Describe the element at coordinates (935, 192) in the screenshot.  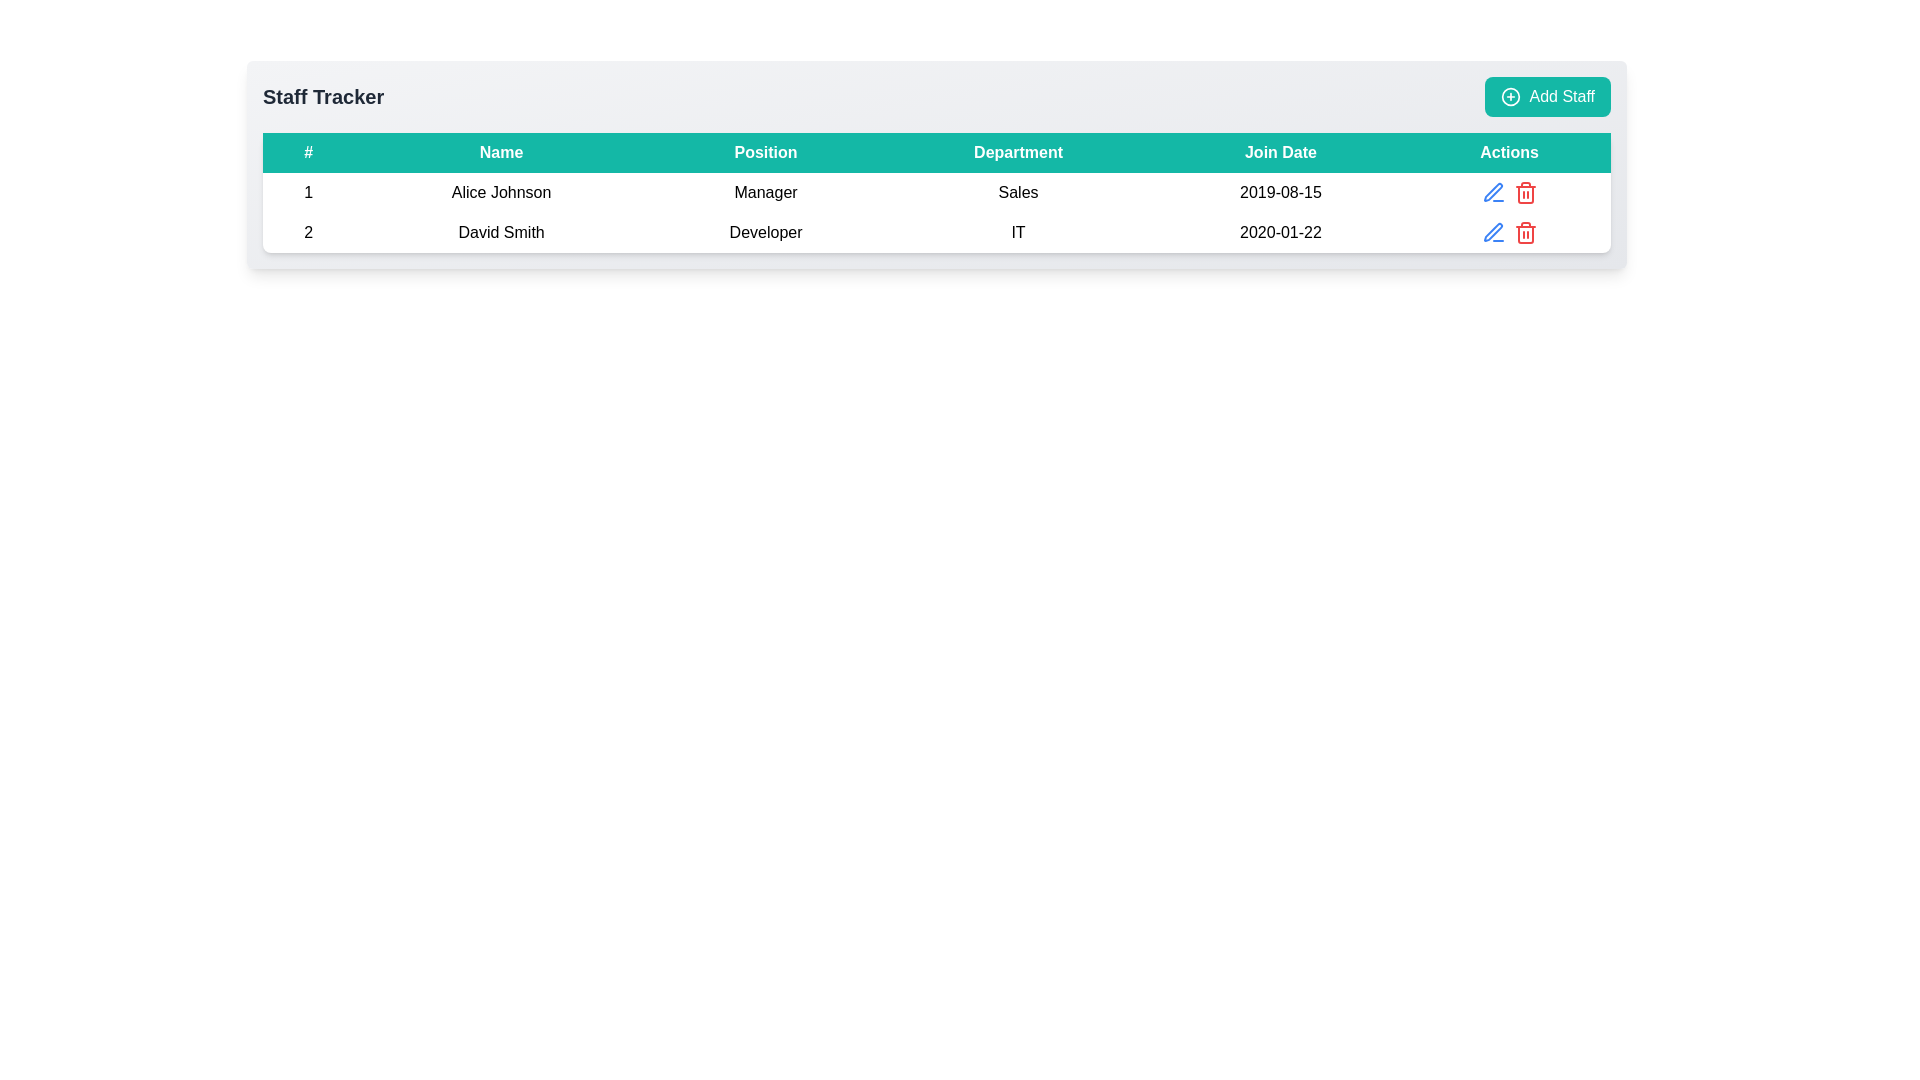
I see `the first row of the Staff Tracker table` at that location.